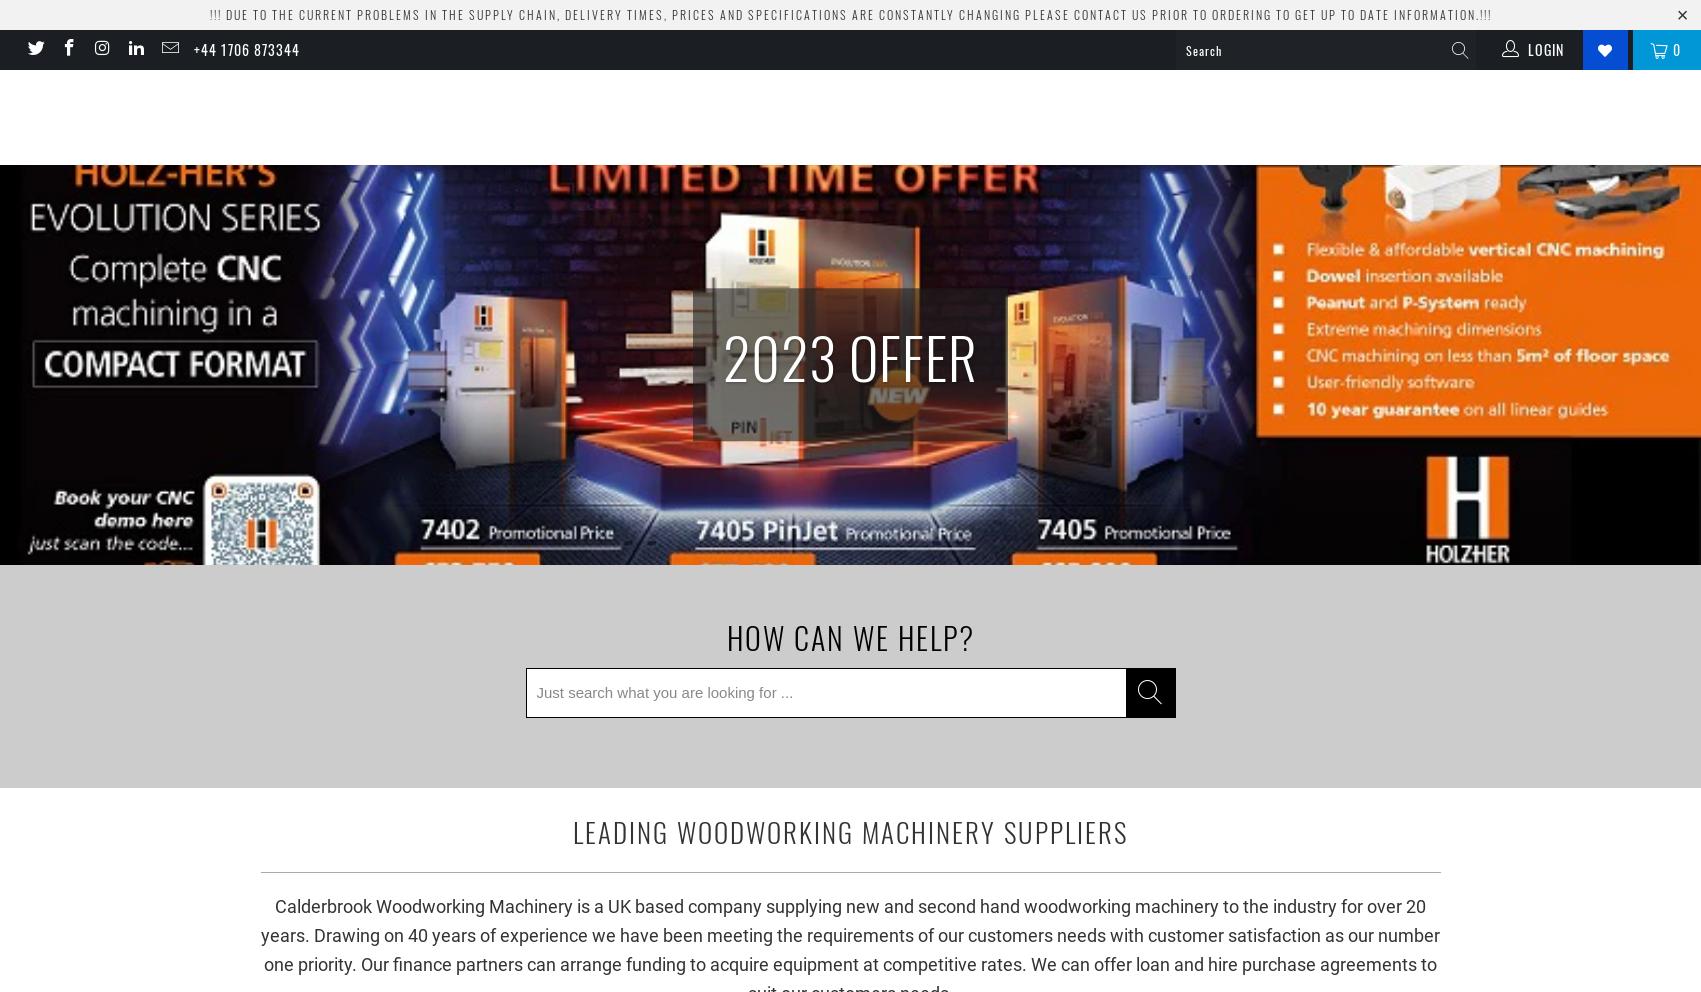  Describe the element at coordinates (1375, 115) in the screenshot. I see `'By Brand'` at that location.